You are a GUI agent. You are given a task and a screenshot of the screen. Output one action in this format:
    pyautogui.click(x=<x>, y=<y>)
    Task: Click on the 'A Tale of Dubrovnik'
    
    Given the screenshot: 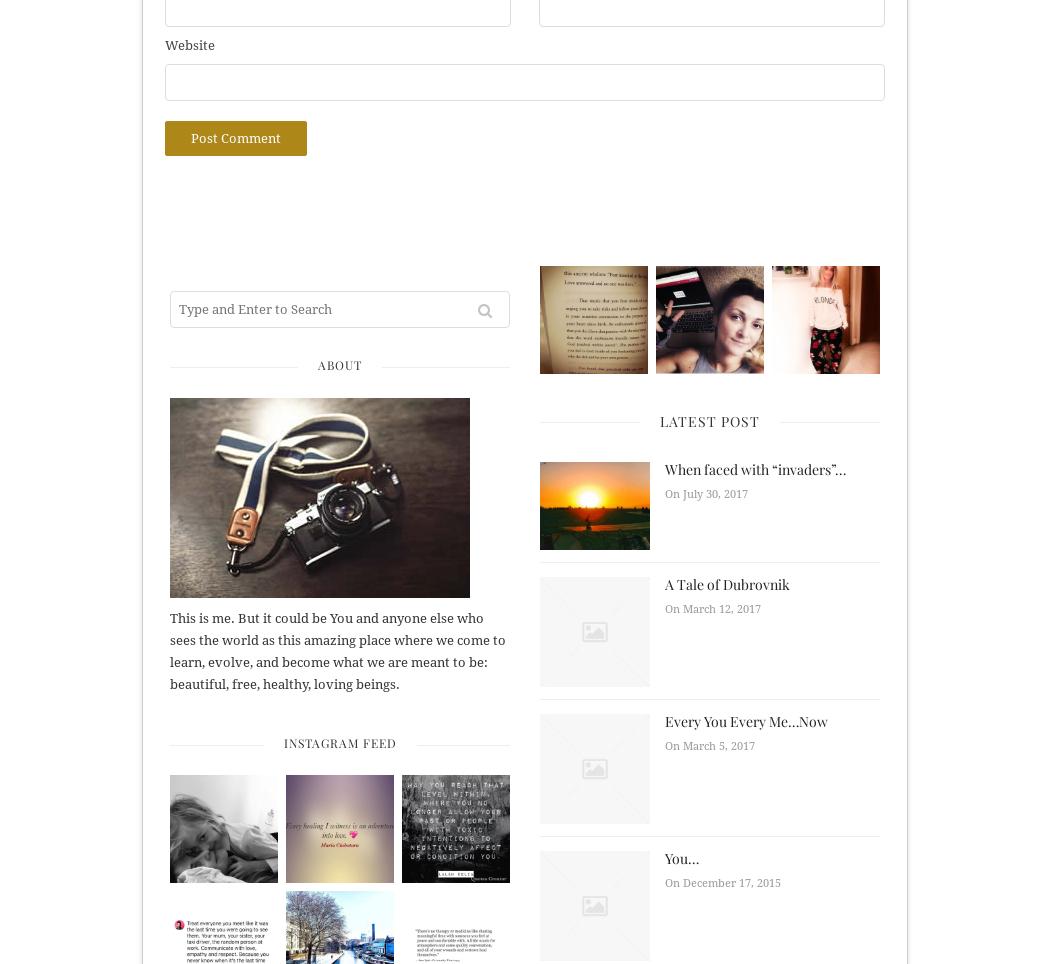 What is the action you would take?
    pyautogui.click(x=726, y=582)
    